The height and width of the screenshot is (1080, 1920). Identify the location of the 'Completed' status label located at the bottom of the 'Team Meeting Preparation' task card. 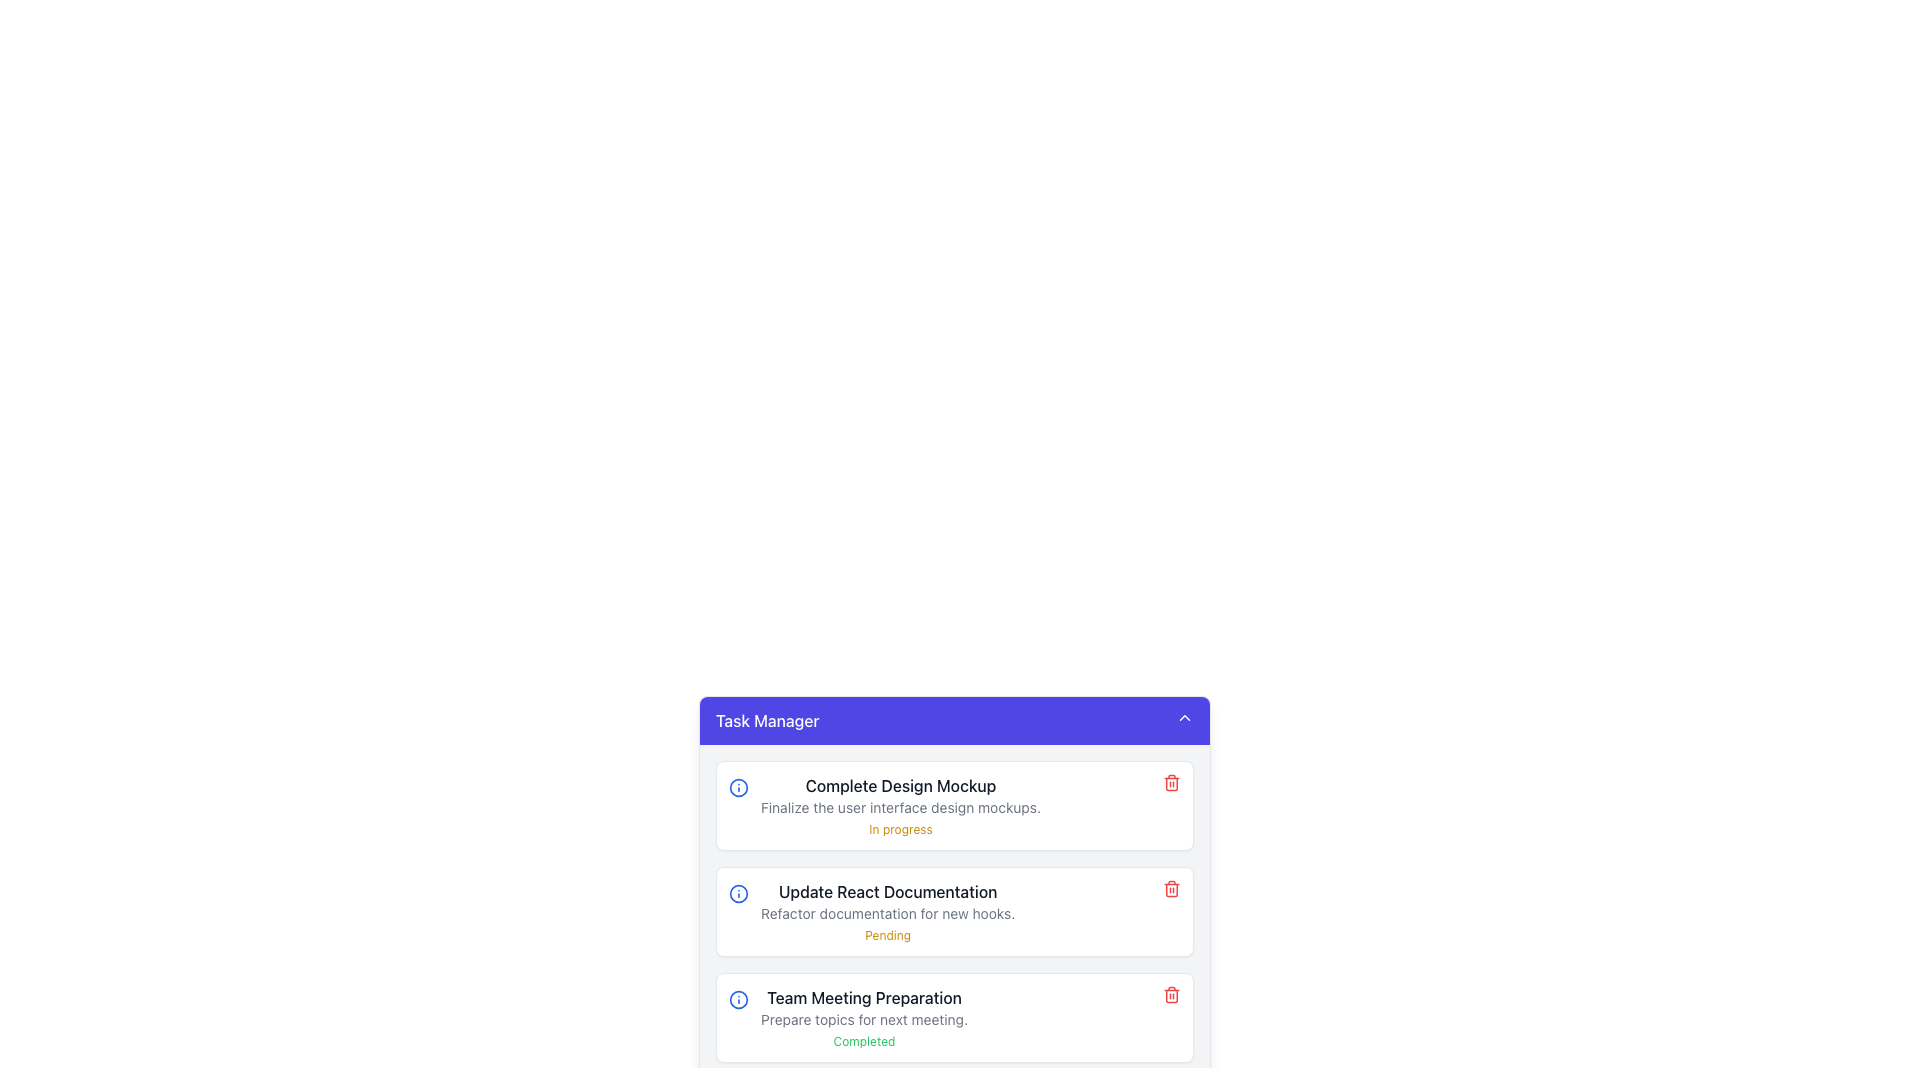
(864, 1040).